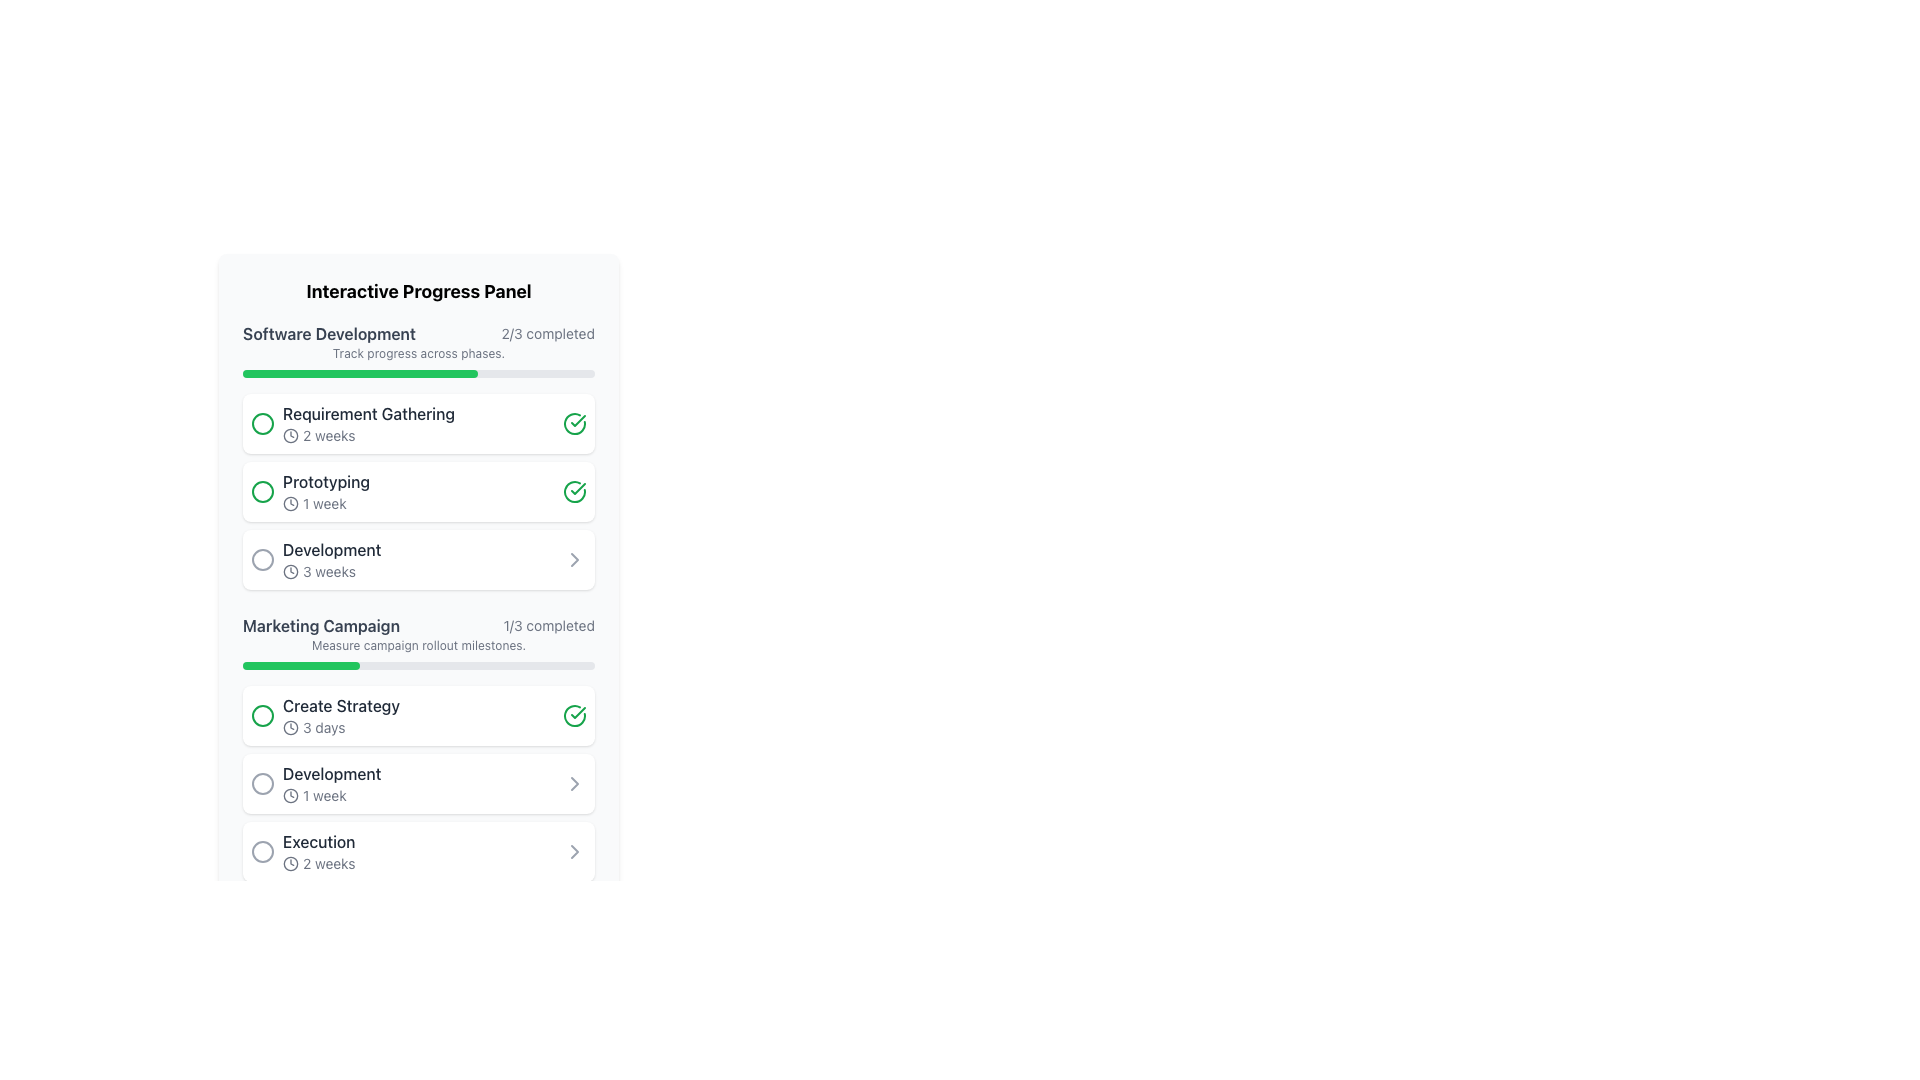 Image resolution: width=1920 pixels, height=1080 pixels. I want to click on the illustration of the completion icon next to the 'Requirement Gathering' task in the 'Software Development' category, so click(574, 423).